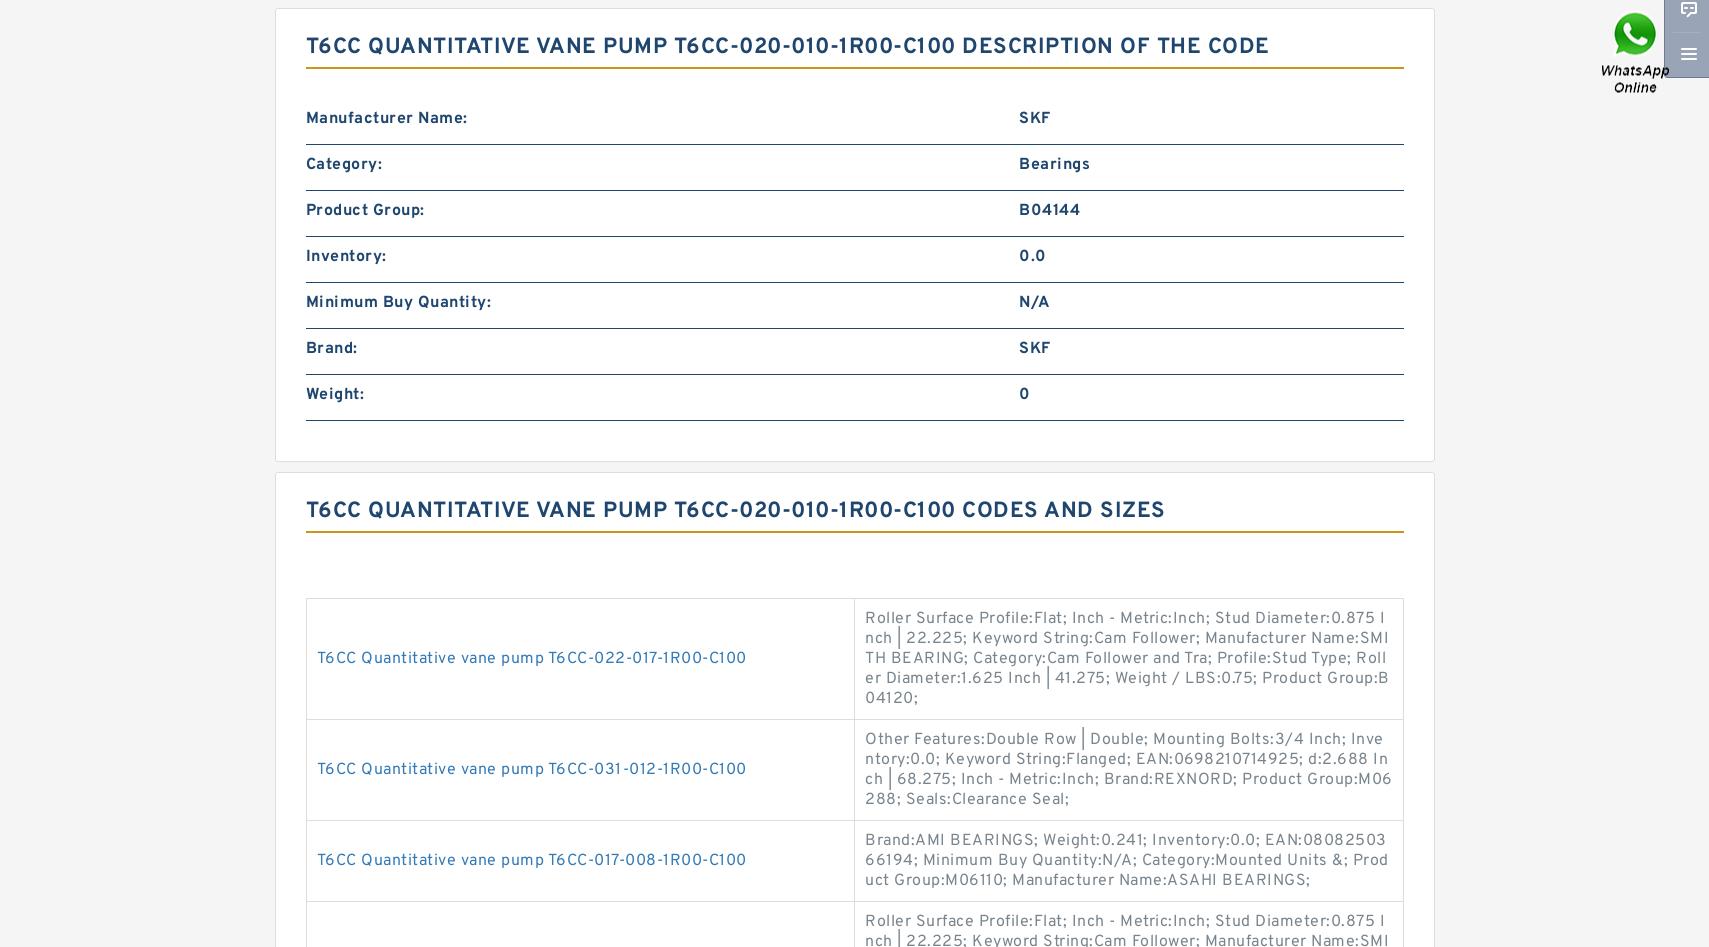  I want to click on 'Product Group:', so click(363, 210).